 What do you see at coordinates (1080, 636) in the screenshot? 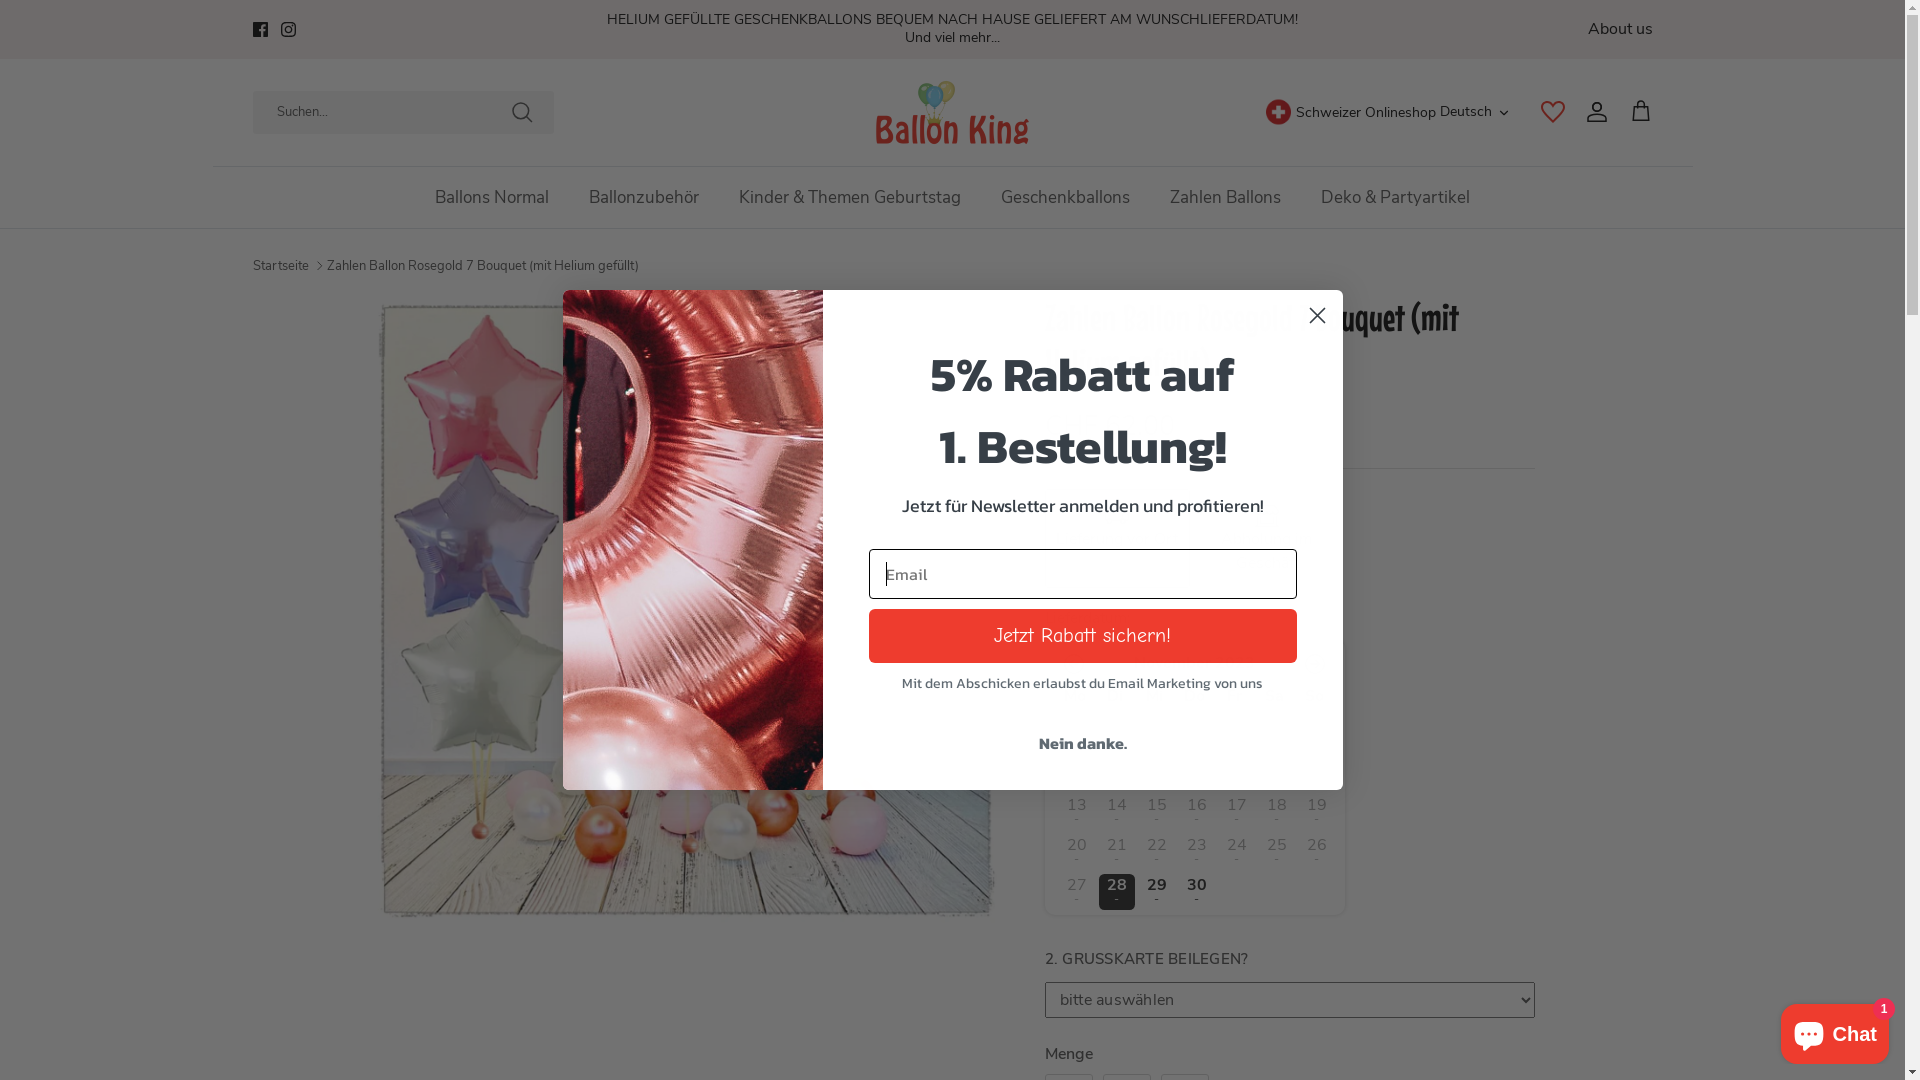
I see `'Jetzt Rabatt sichern!'` at bounding box center [1080, 636].